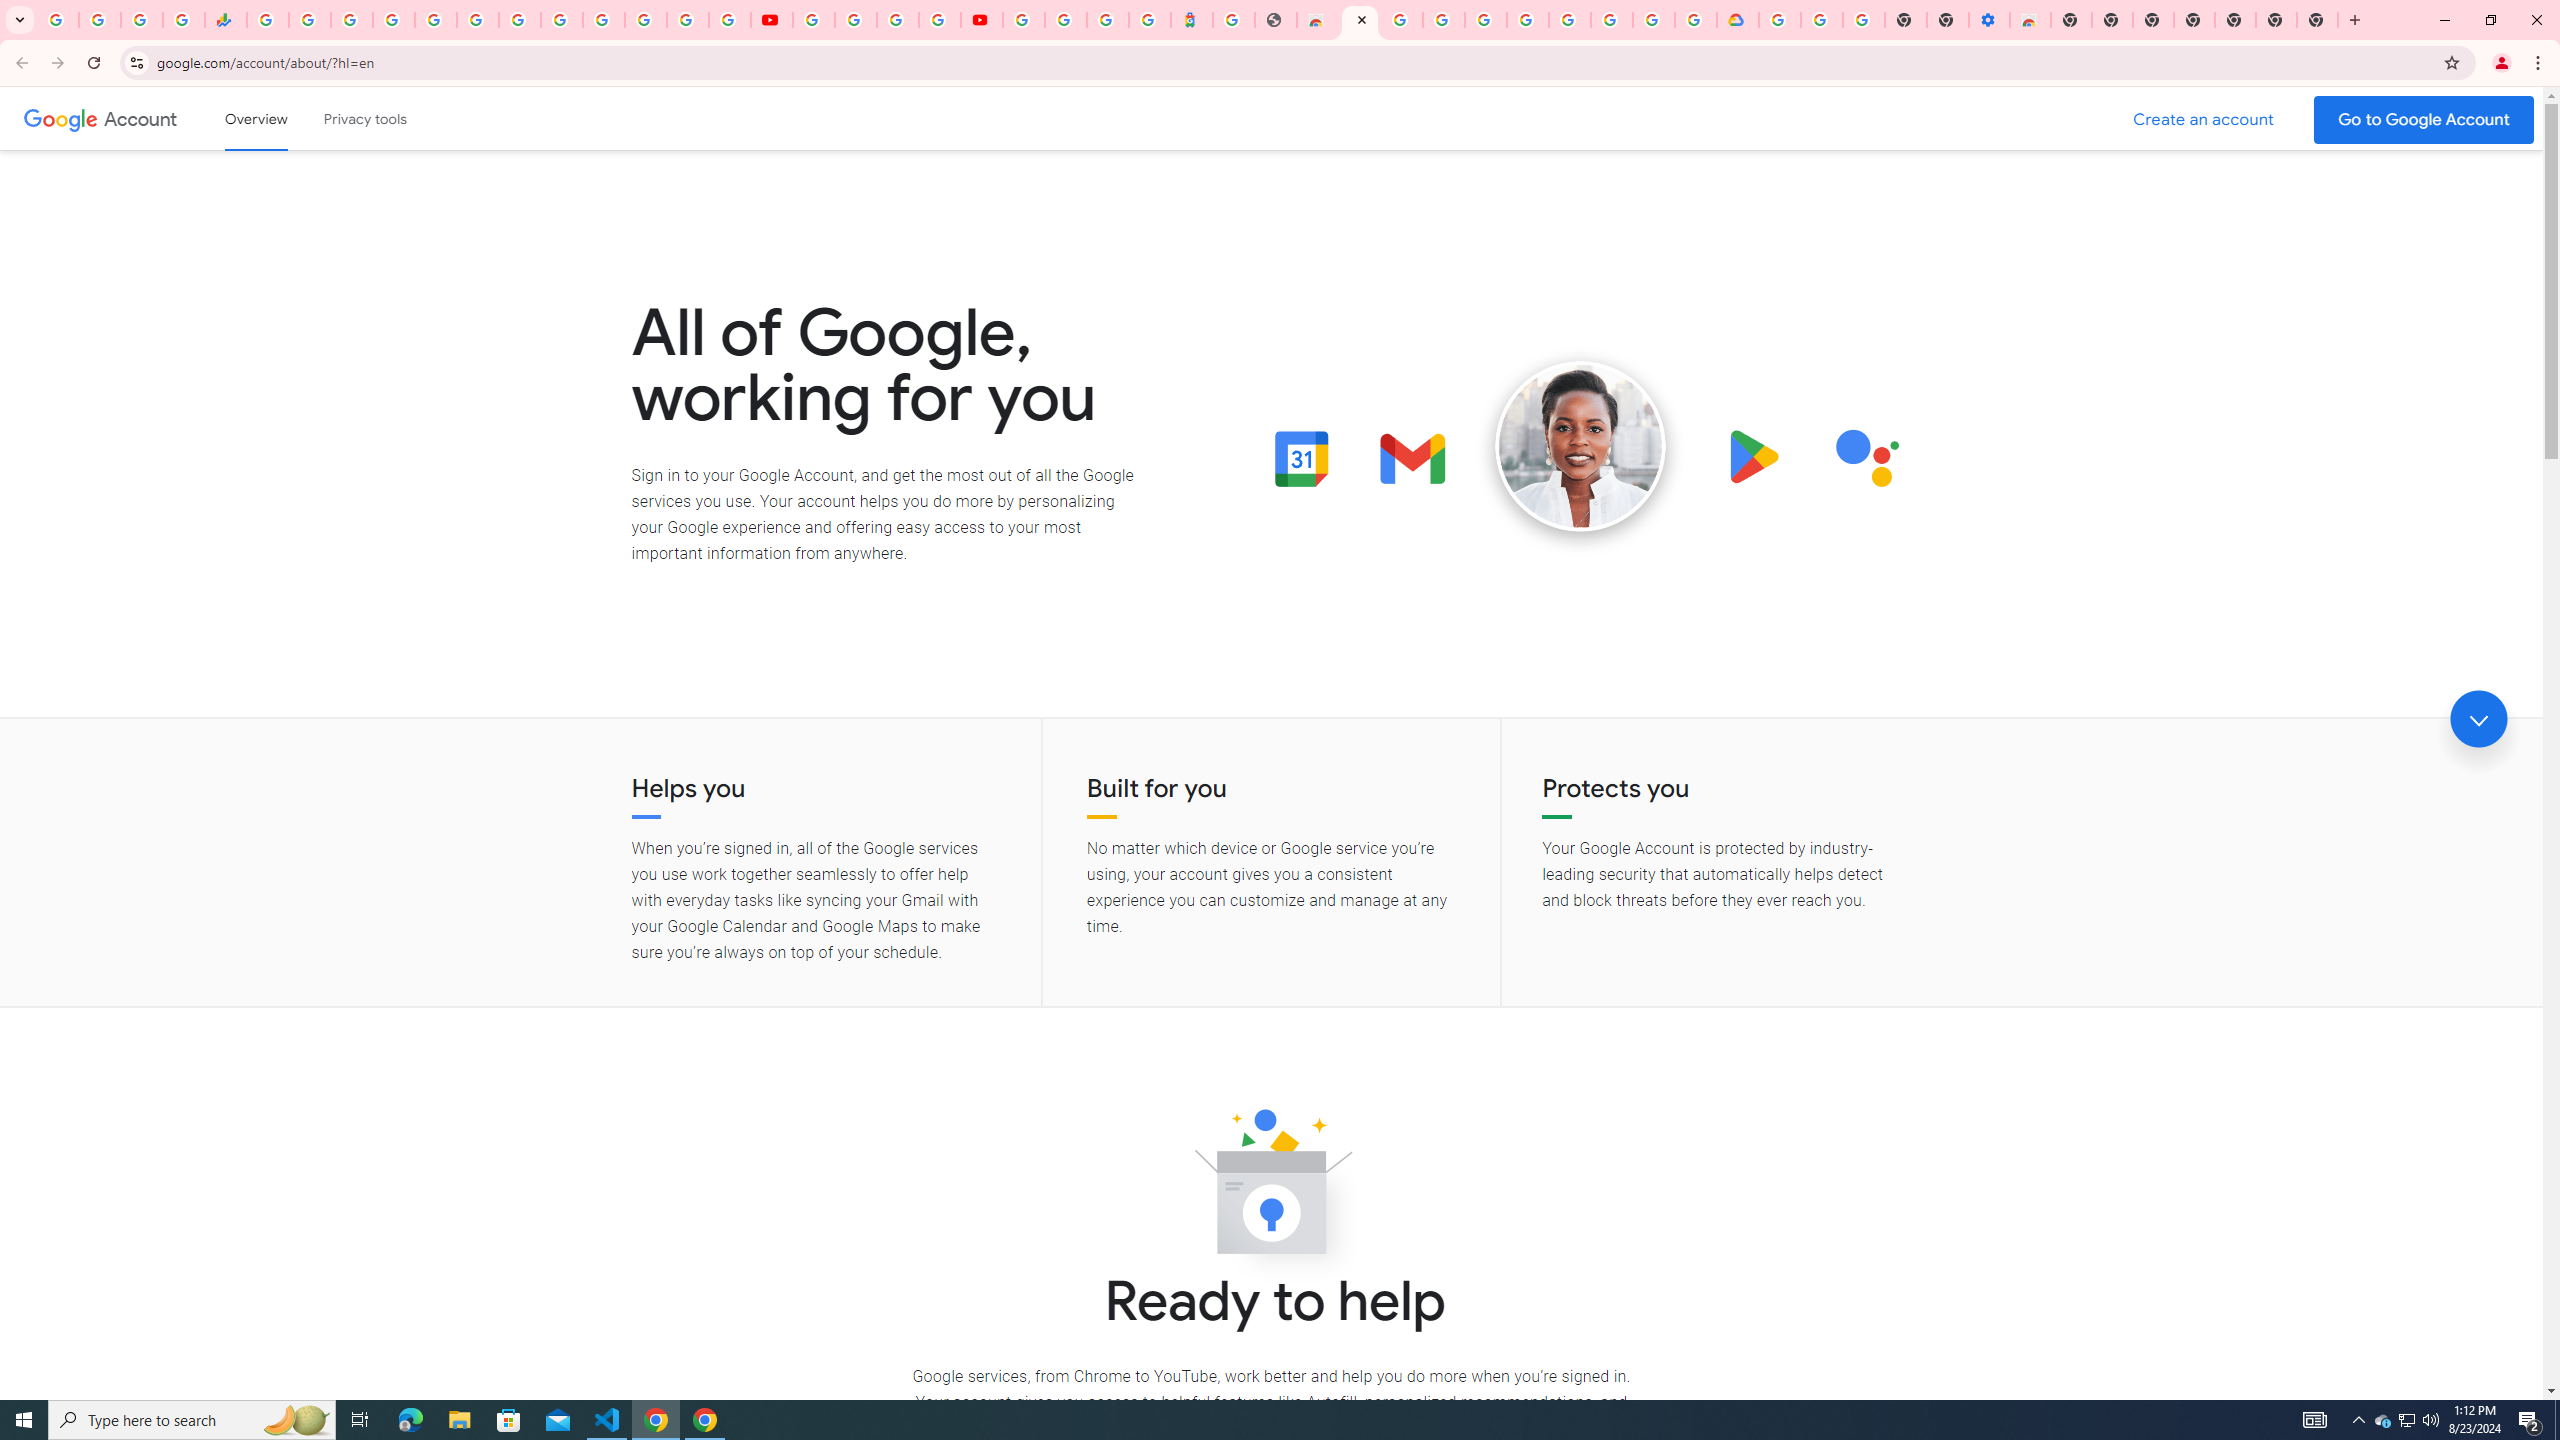 The width and height of the screenshot is (2560, 1440). I want to click on 'Google logo', so click(60, 118).